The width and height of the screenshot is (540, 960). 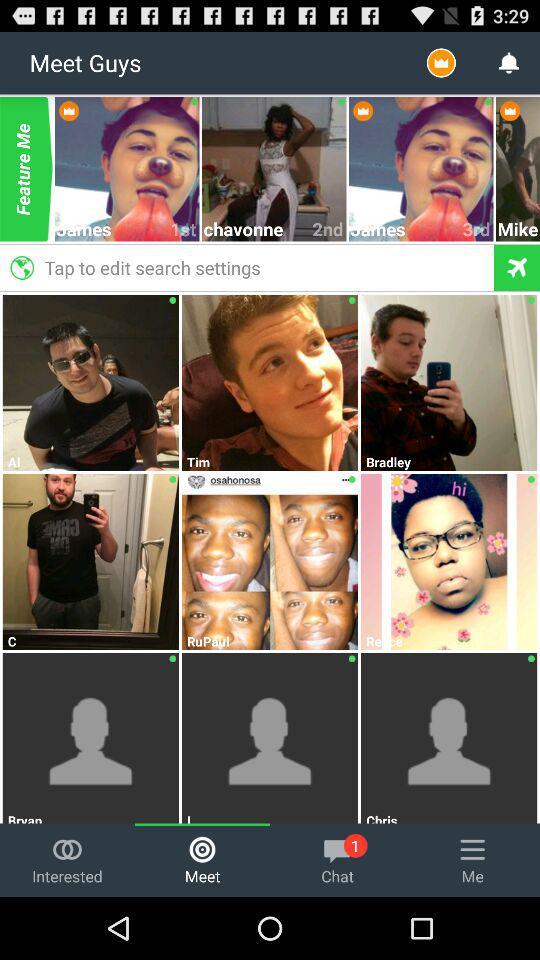 I want to click on location tool, so click(x=516, y=266).